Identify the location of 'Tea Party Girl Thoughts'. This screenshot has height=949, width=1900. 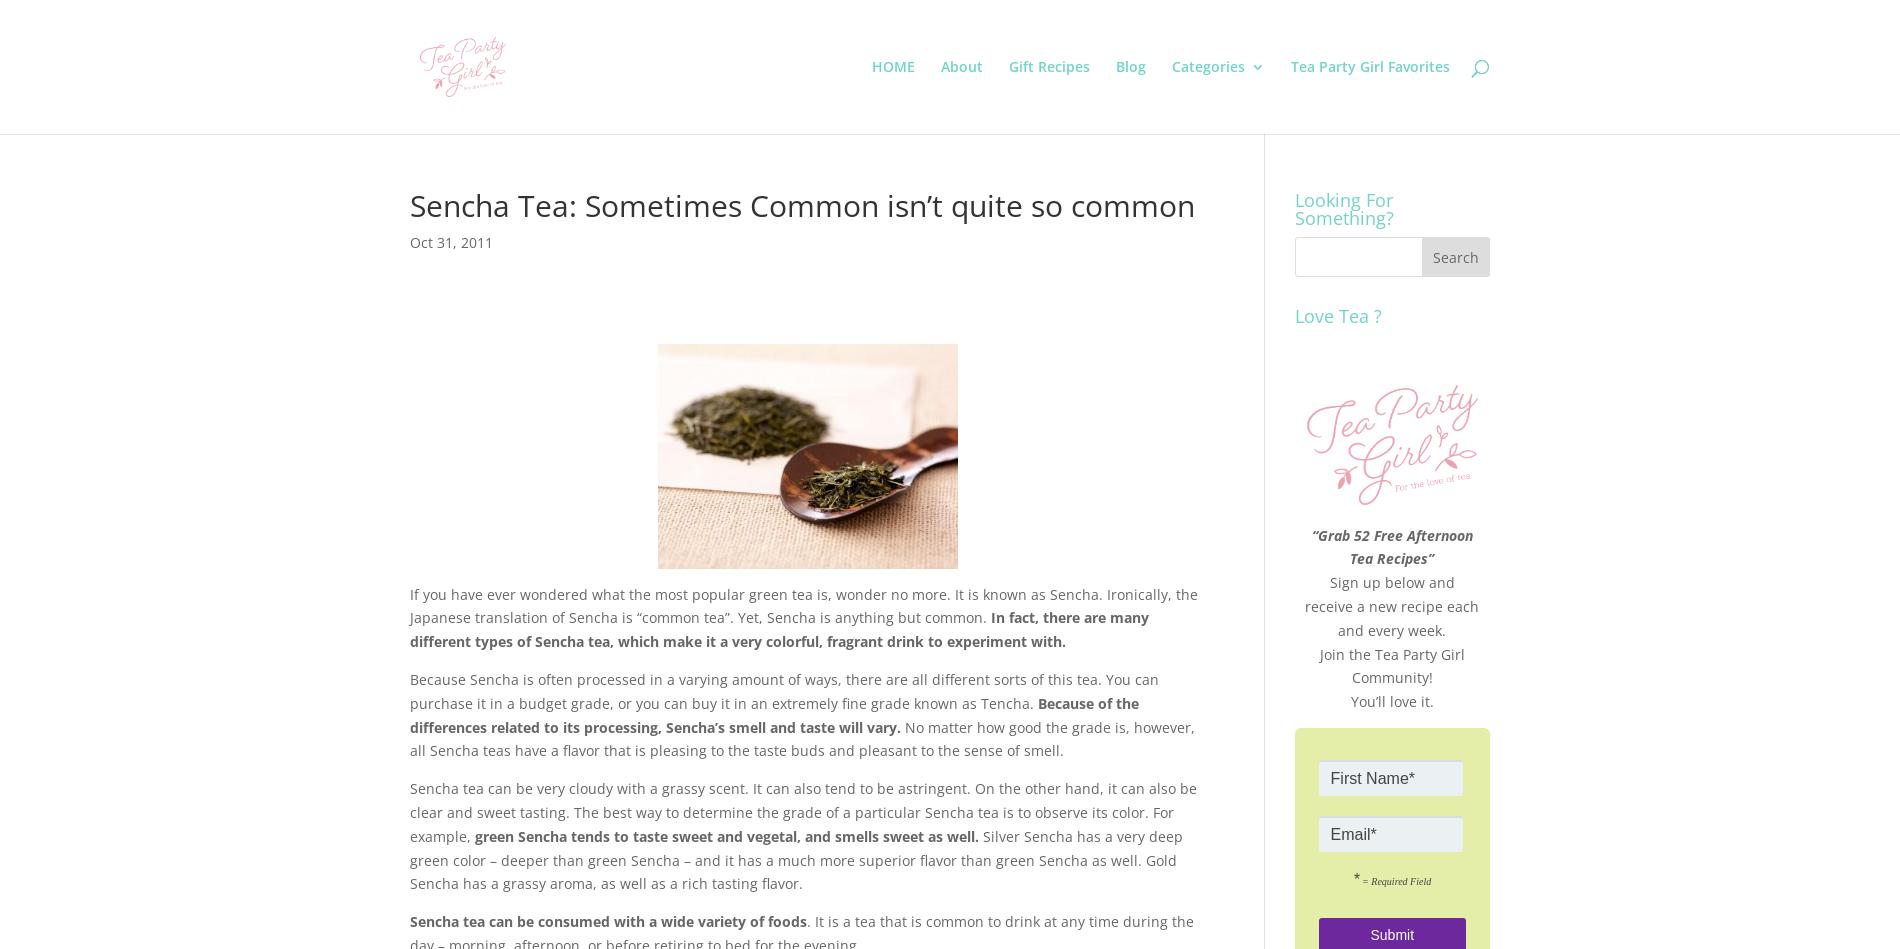
(1257, 549).